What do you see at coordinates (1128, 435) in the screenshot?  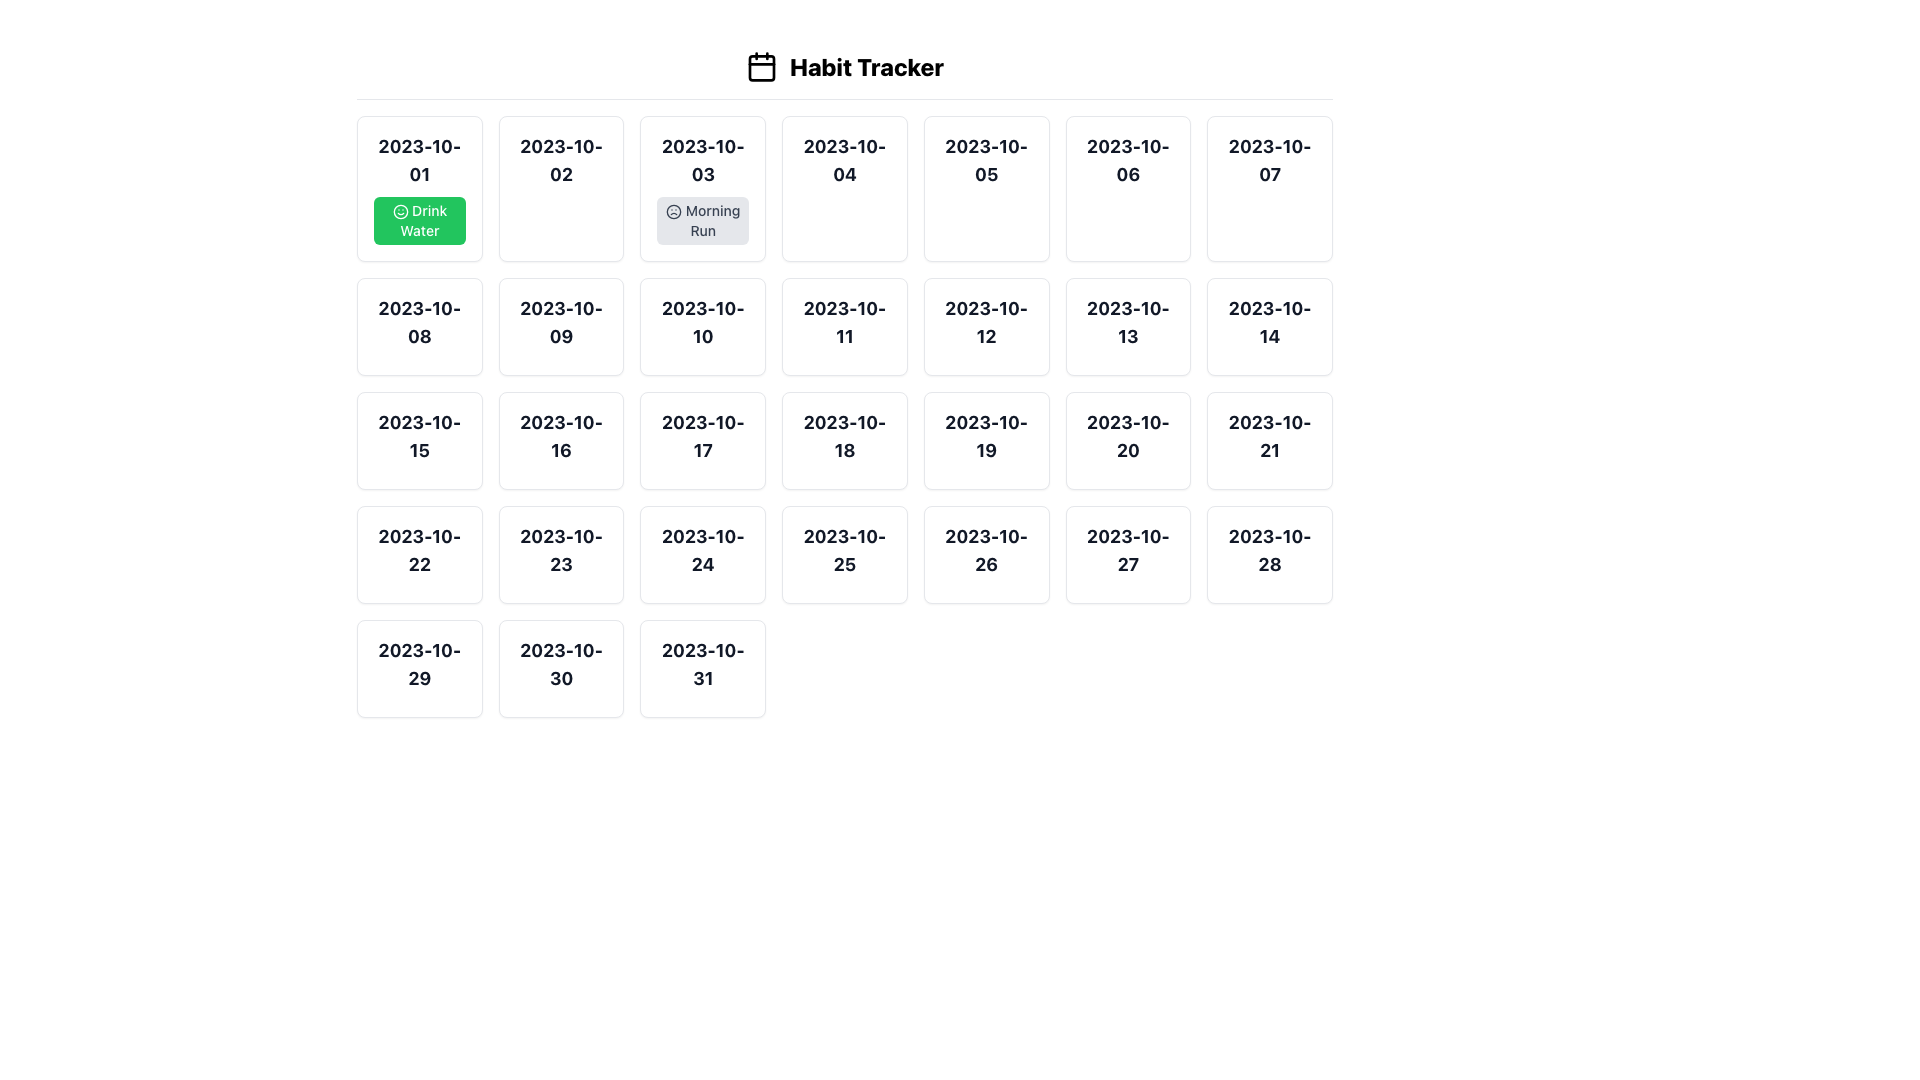 I see `the static text element displaying the date '2023-10-20', which is positioned at the top of a box` at bounding box center [1128, 435].